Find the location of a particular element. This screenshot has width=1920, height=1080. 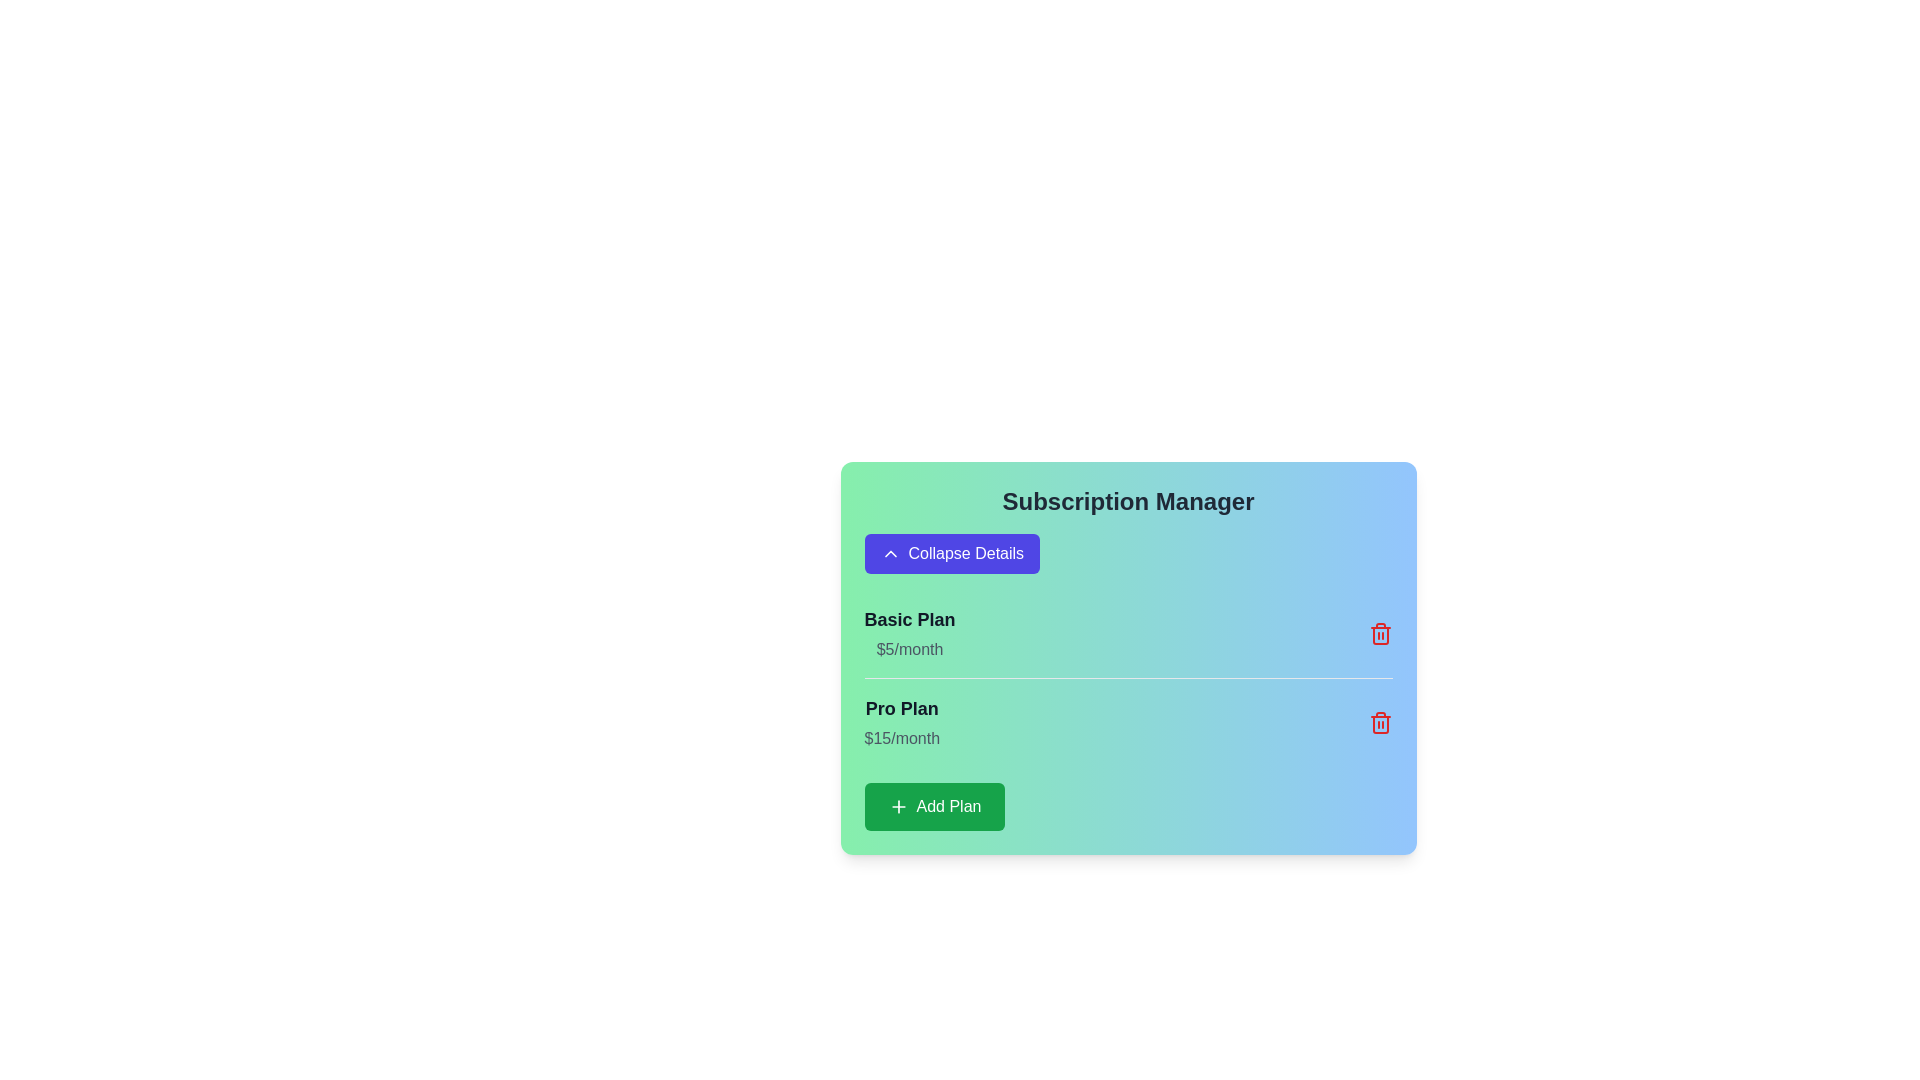

the delete icon button for the 'Pro Plan' subscription in the 'Subscription Manager' interface is located at coordinates (1379, 722).